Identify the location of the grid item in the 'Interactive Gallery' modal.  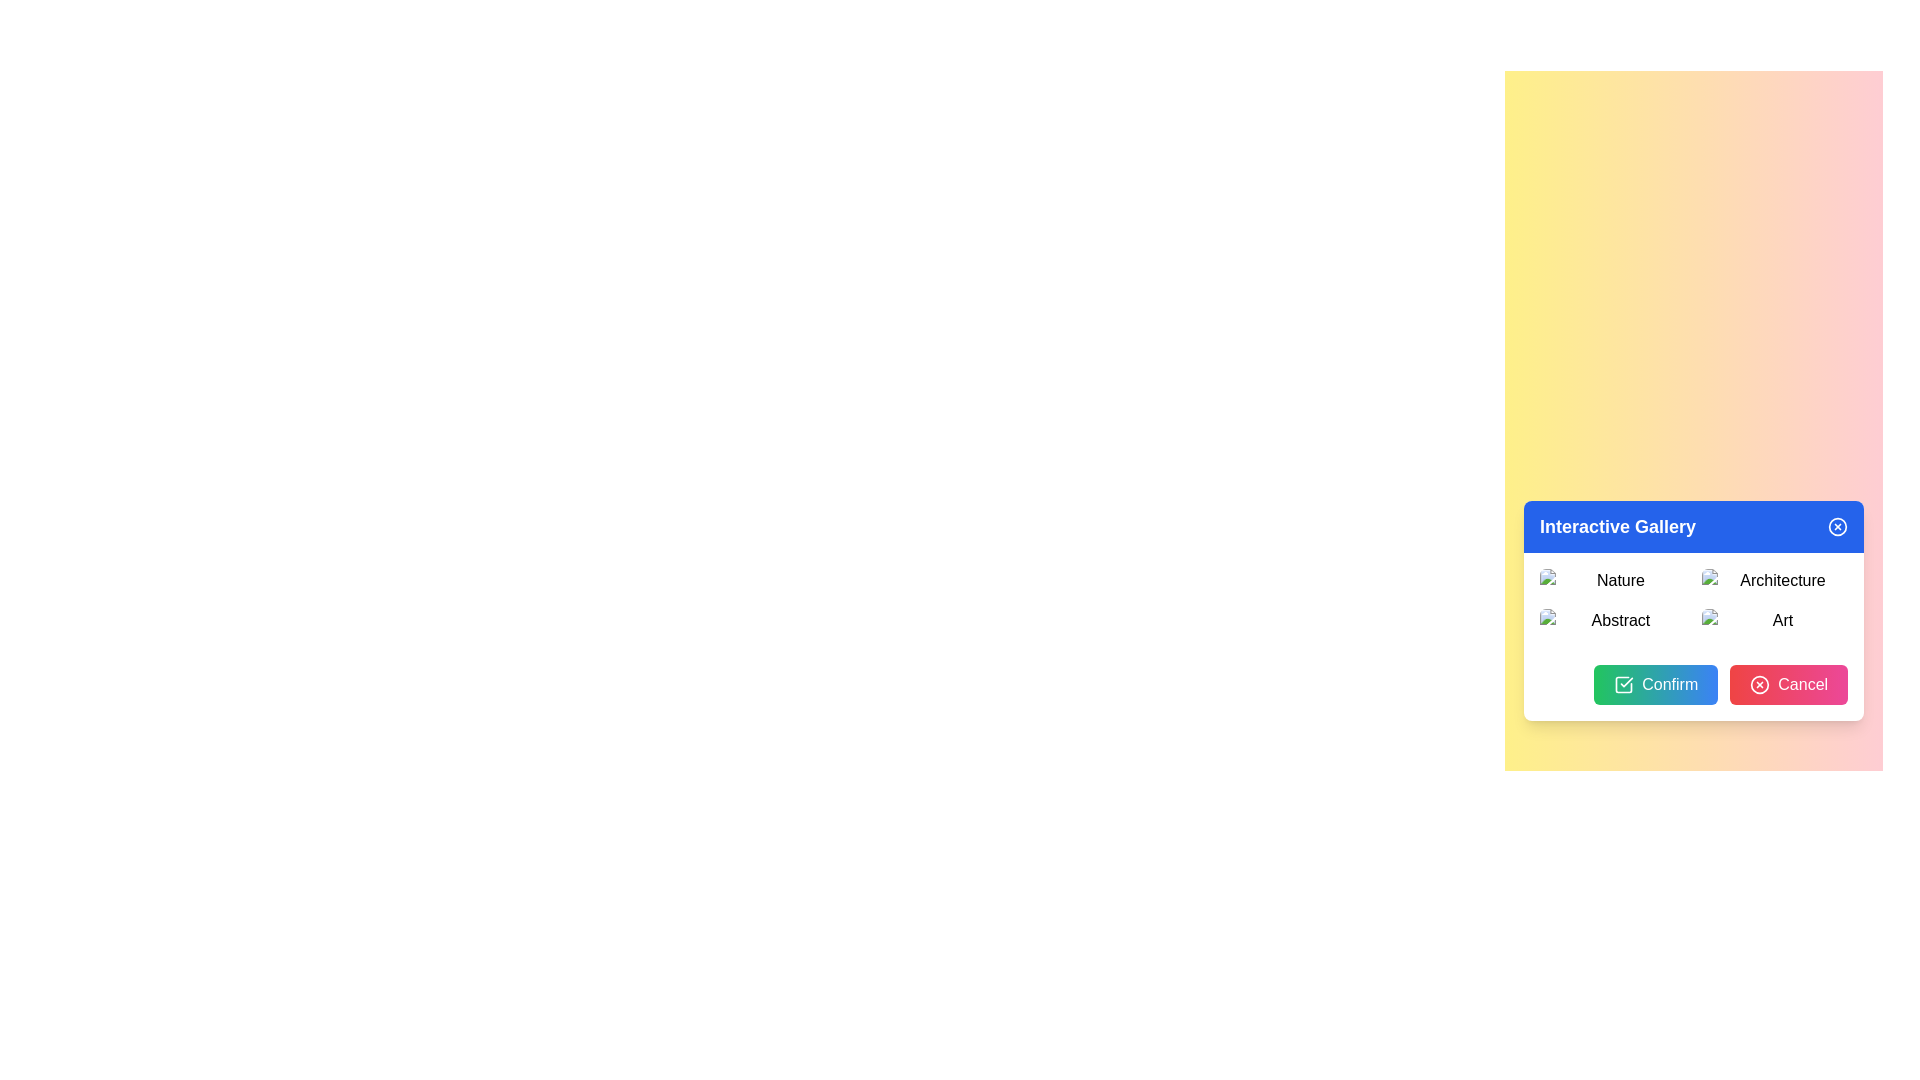
(1693, 600).